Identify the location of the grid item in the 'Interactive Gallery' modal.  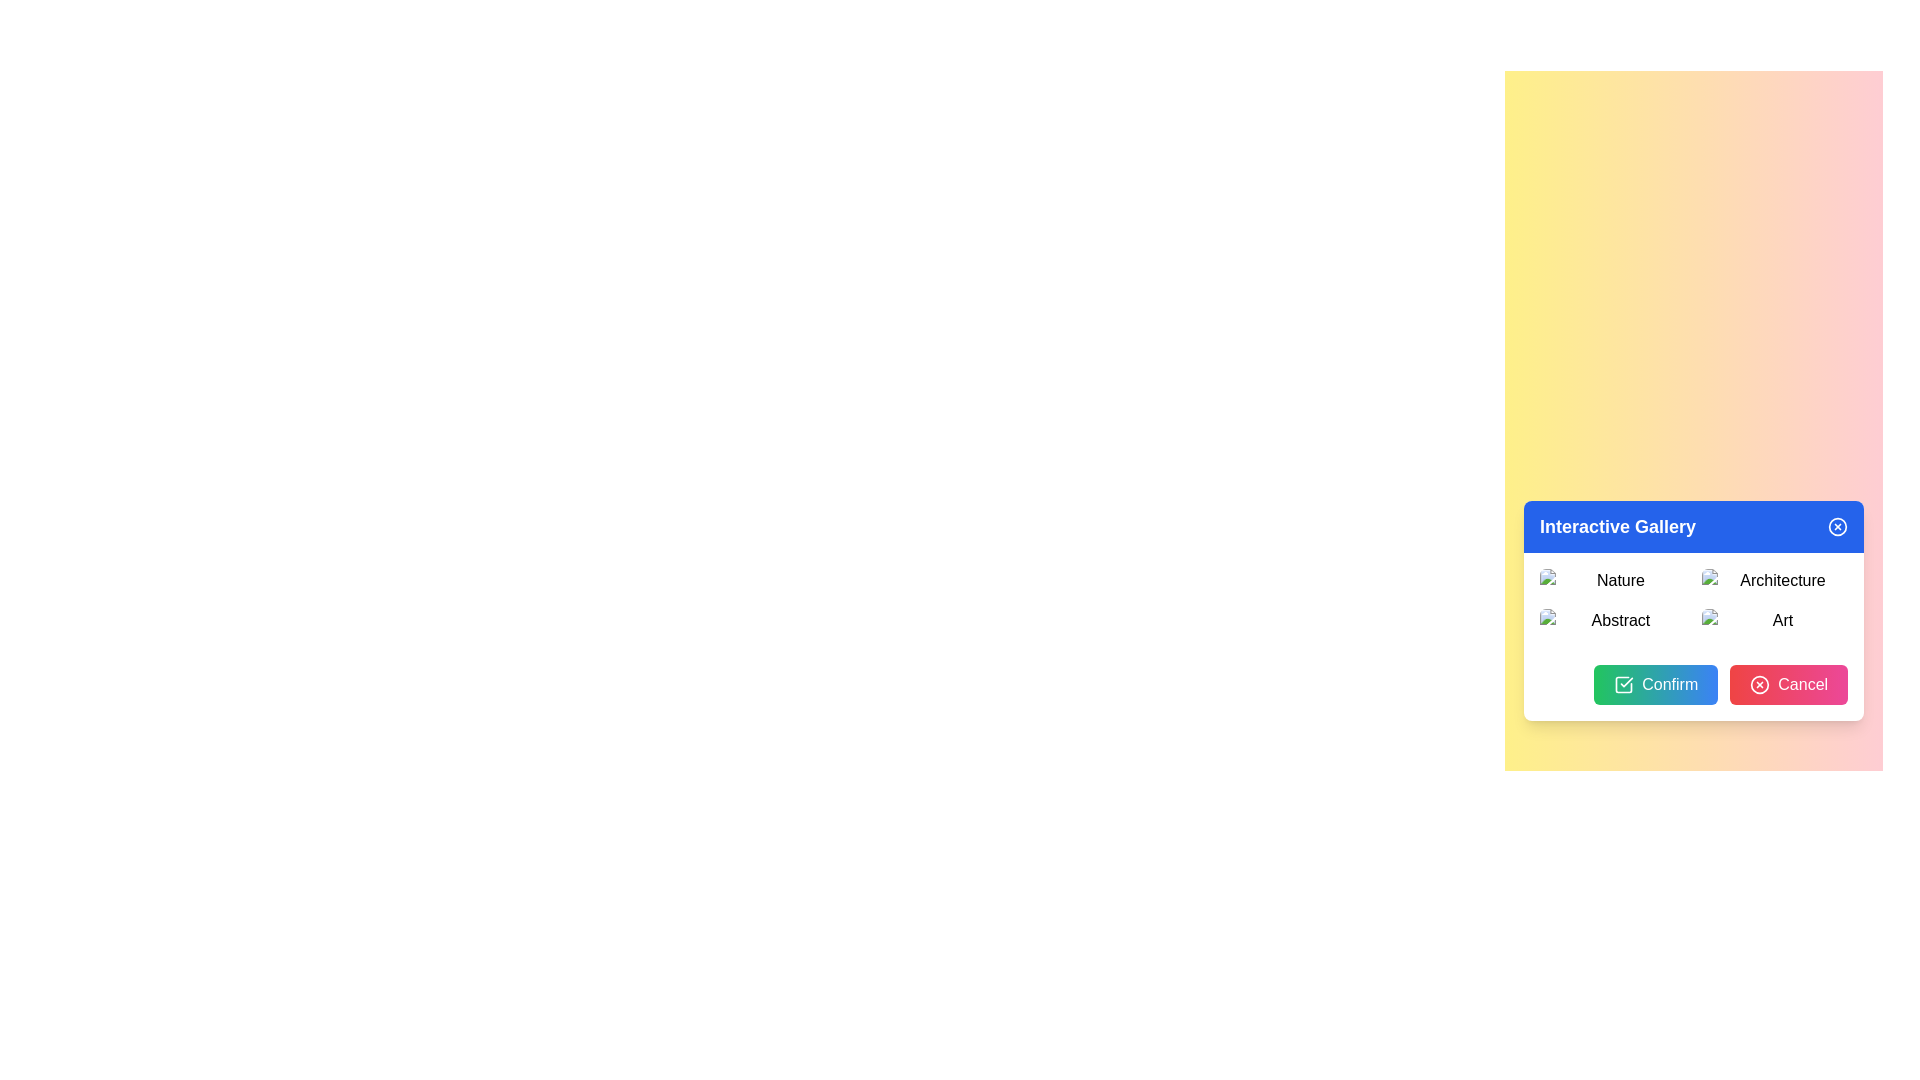
(1693, 600).